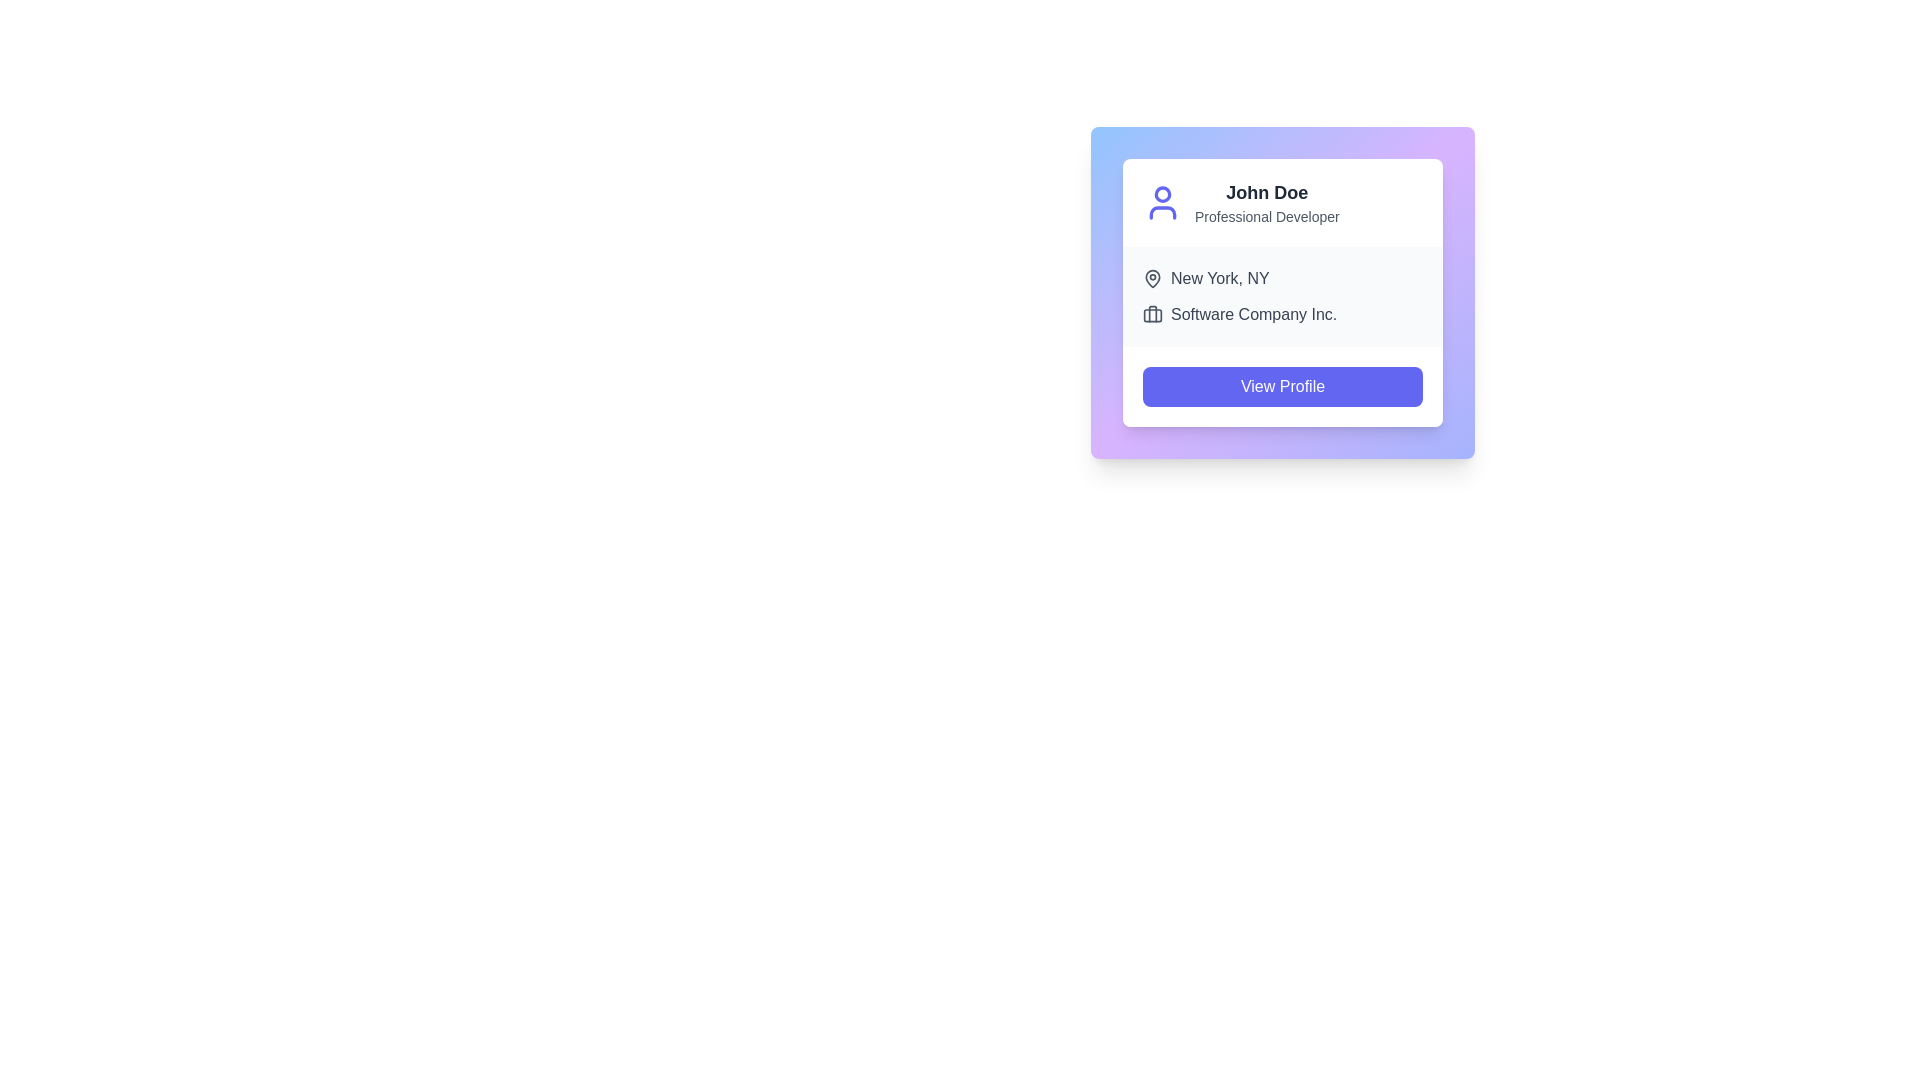 This screenshot has width=1920, height=1080. I want to click on the decorative SVG icon representing location, which is positioned to the left of the text 'New York, NY' in the profile card, so click(1152, 277).